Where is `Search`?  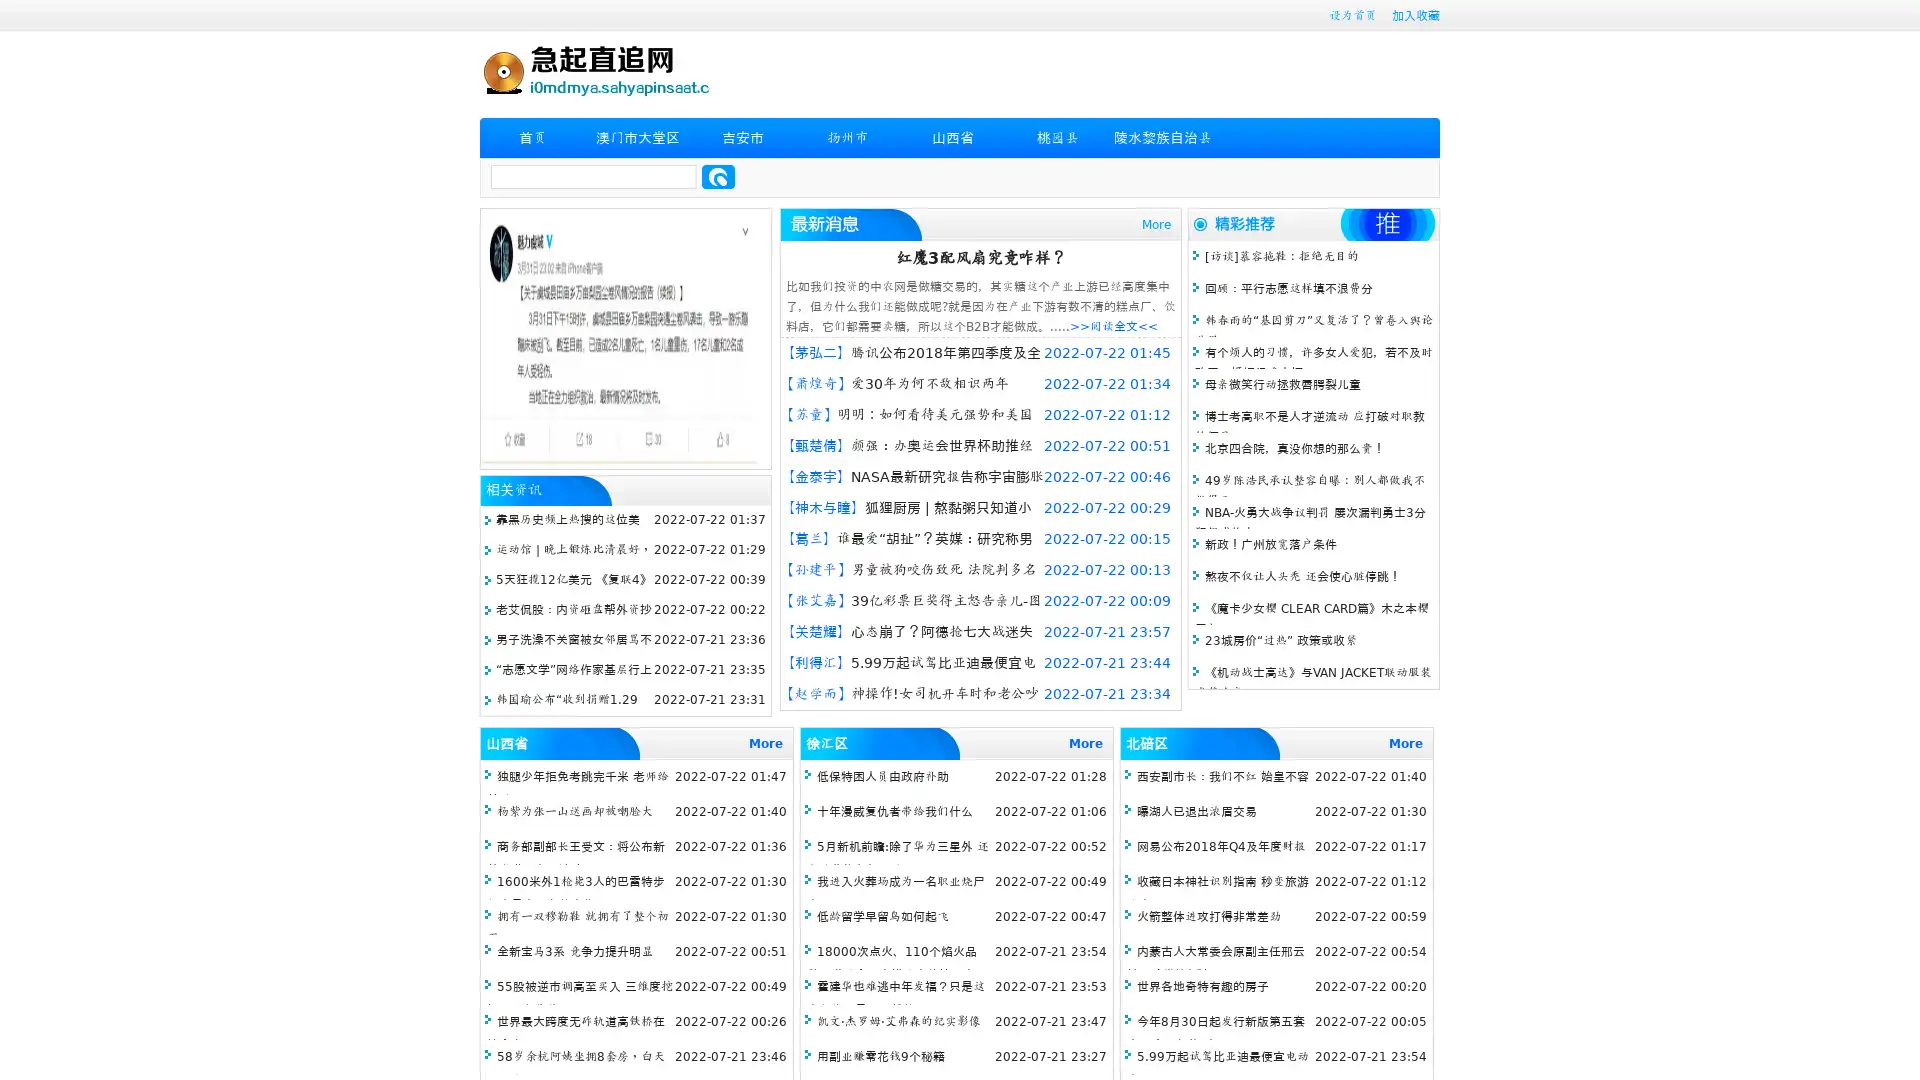 Search is located at coordinates (718, 176).